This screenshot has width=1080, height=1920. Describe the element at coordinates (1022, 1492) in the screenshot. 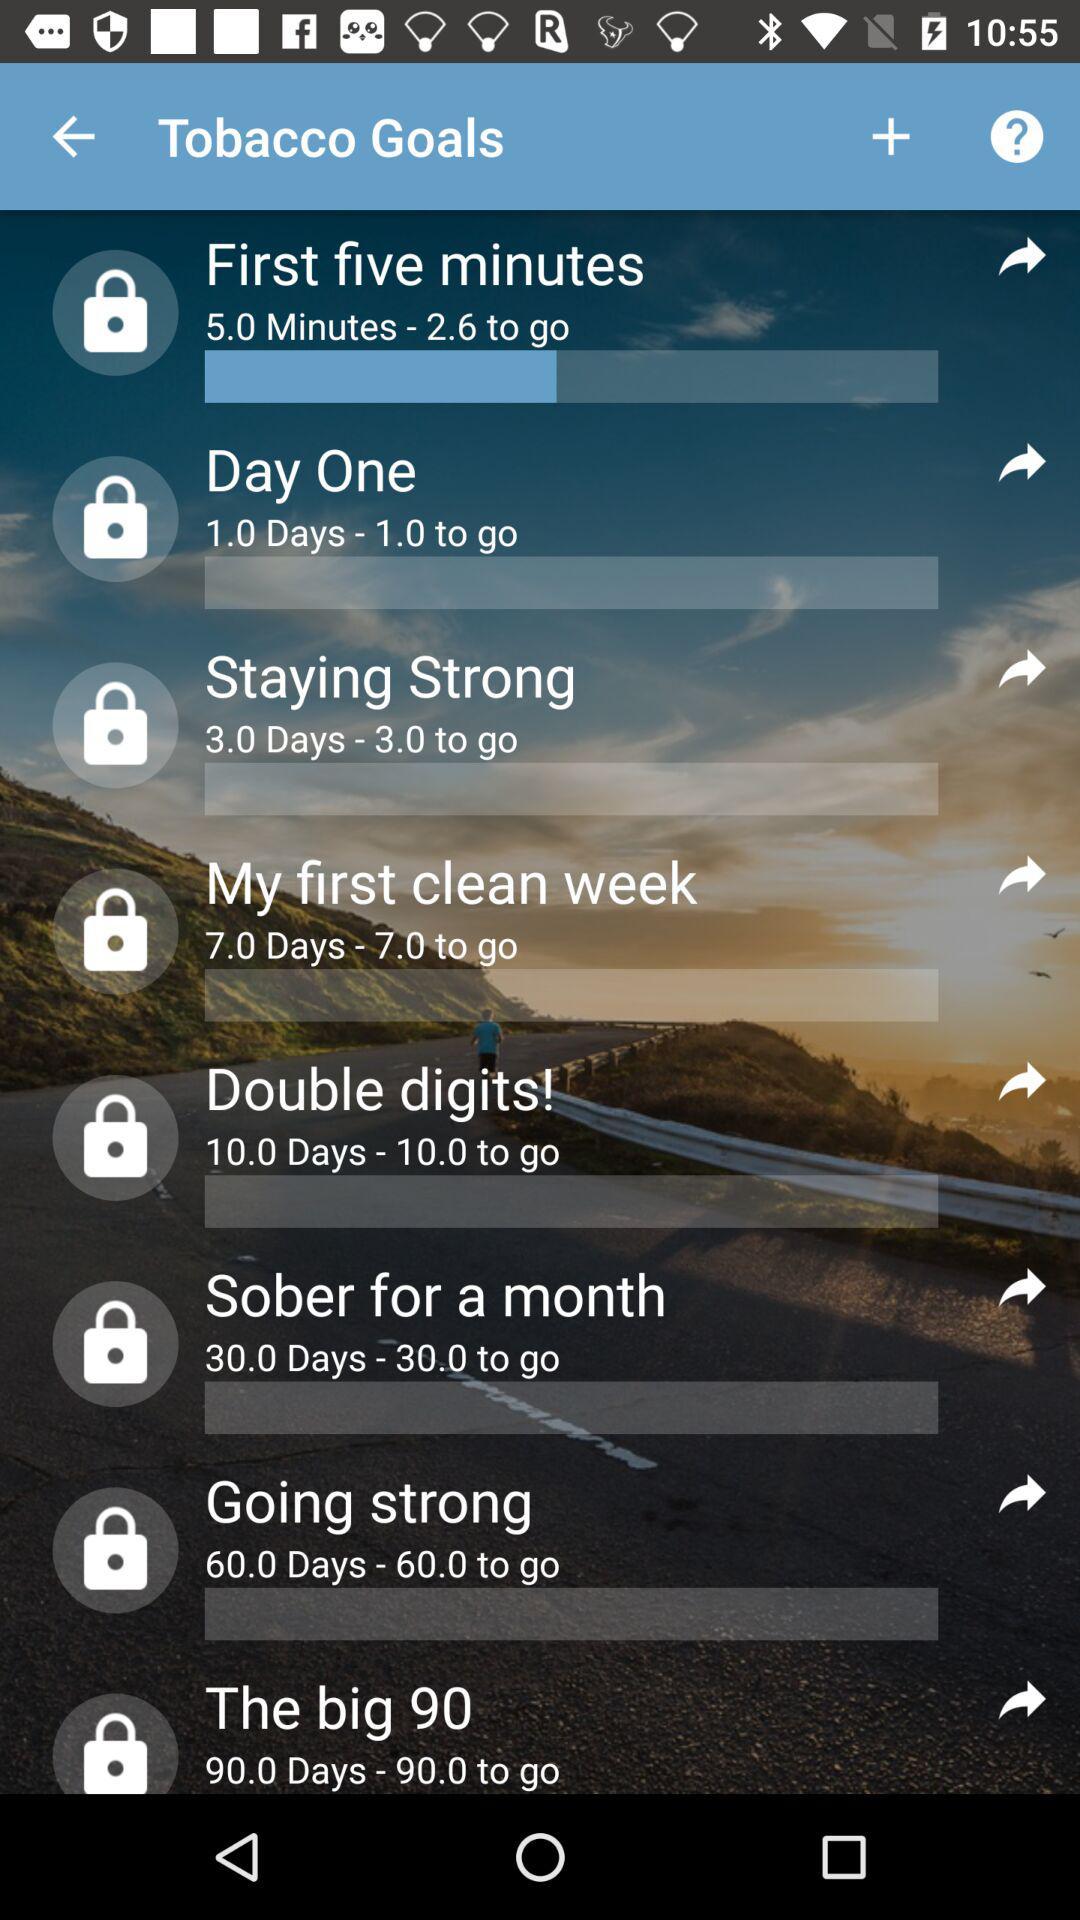

I see `sharing a goal` at that location.